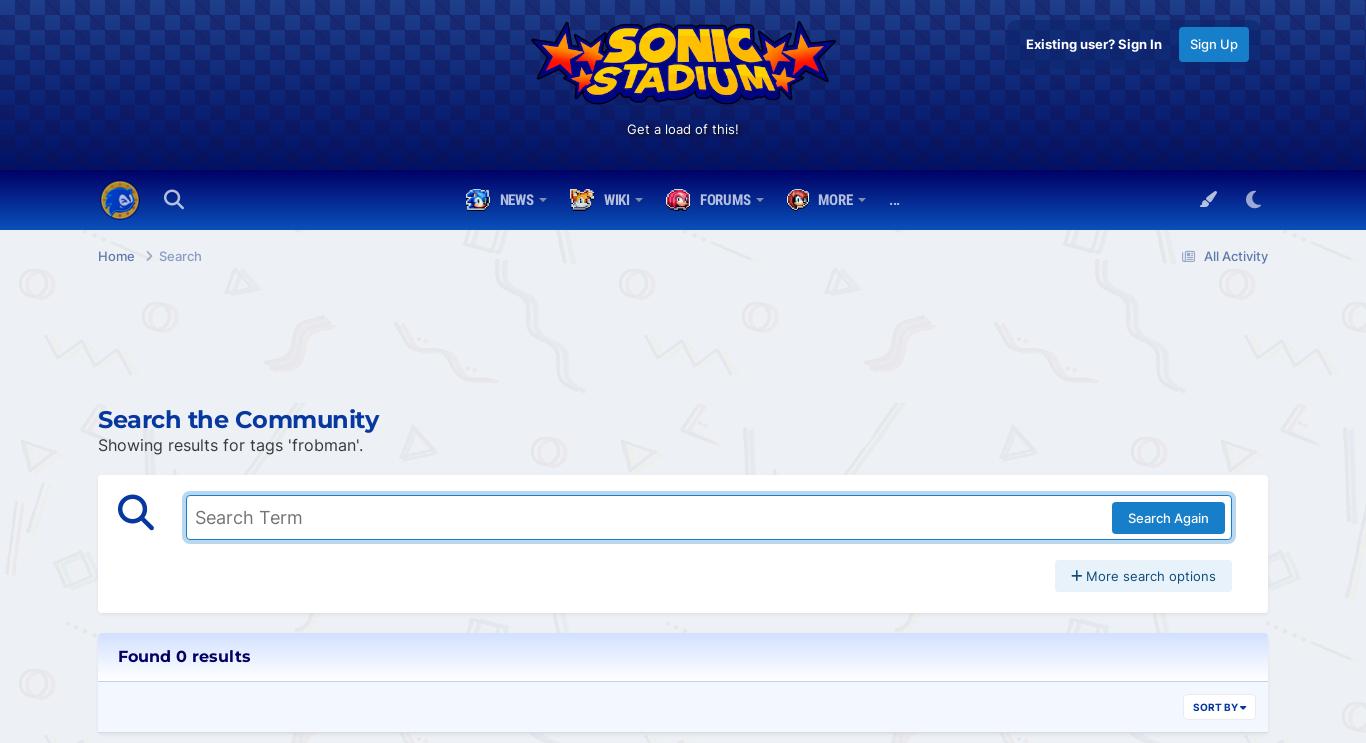 This screenshot has width=1366, height=743. What do you see at coordinates (893, 200) in the screenshot?
I see `'...'` at bounding box center [893, 200].